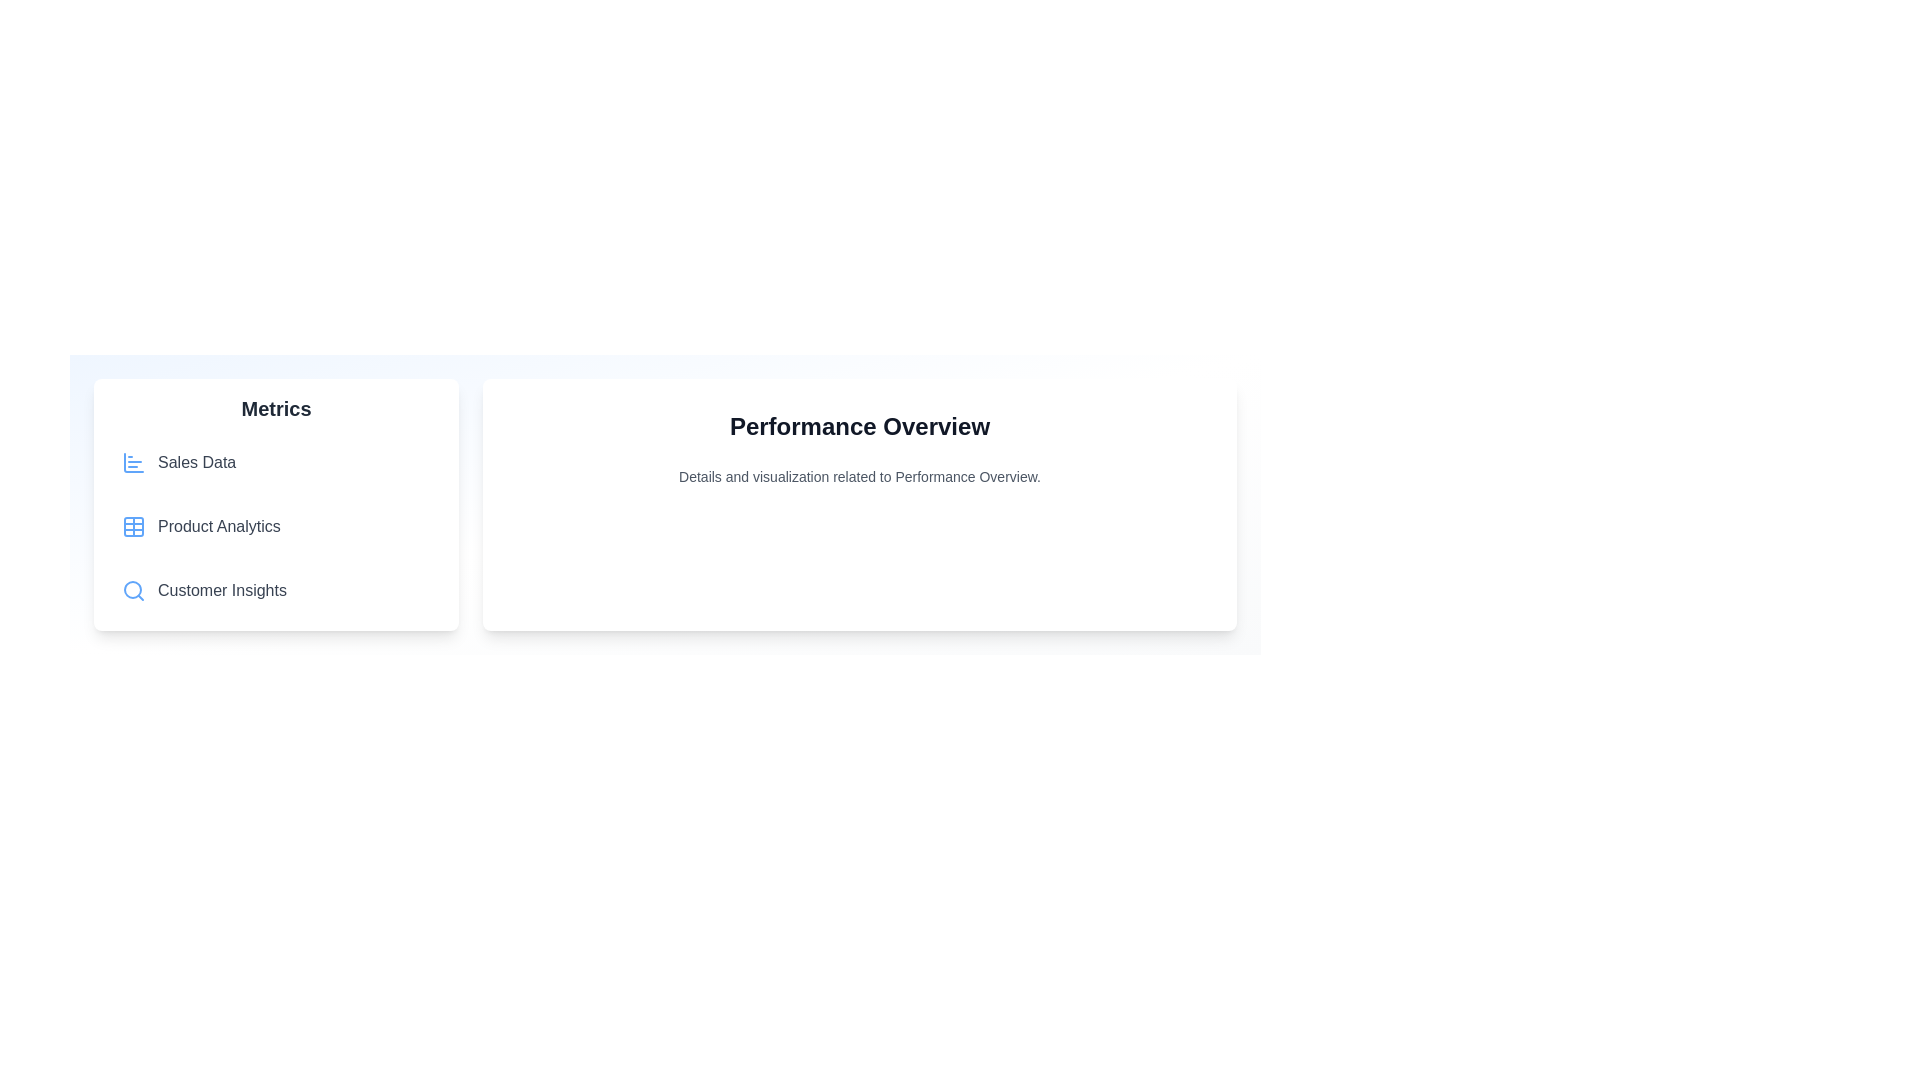  Describe the element at coordinates (133, 589) in the screenshot. I see `the circular blue search icon located to the left of the 'Customer Insights' text in the 'Metrics' section, assuming it is interactive` at that location.